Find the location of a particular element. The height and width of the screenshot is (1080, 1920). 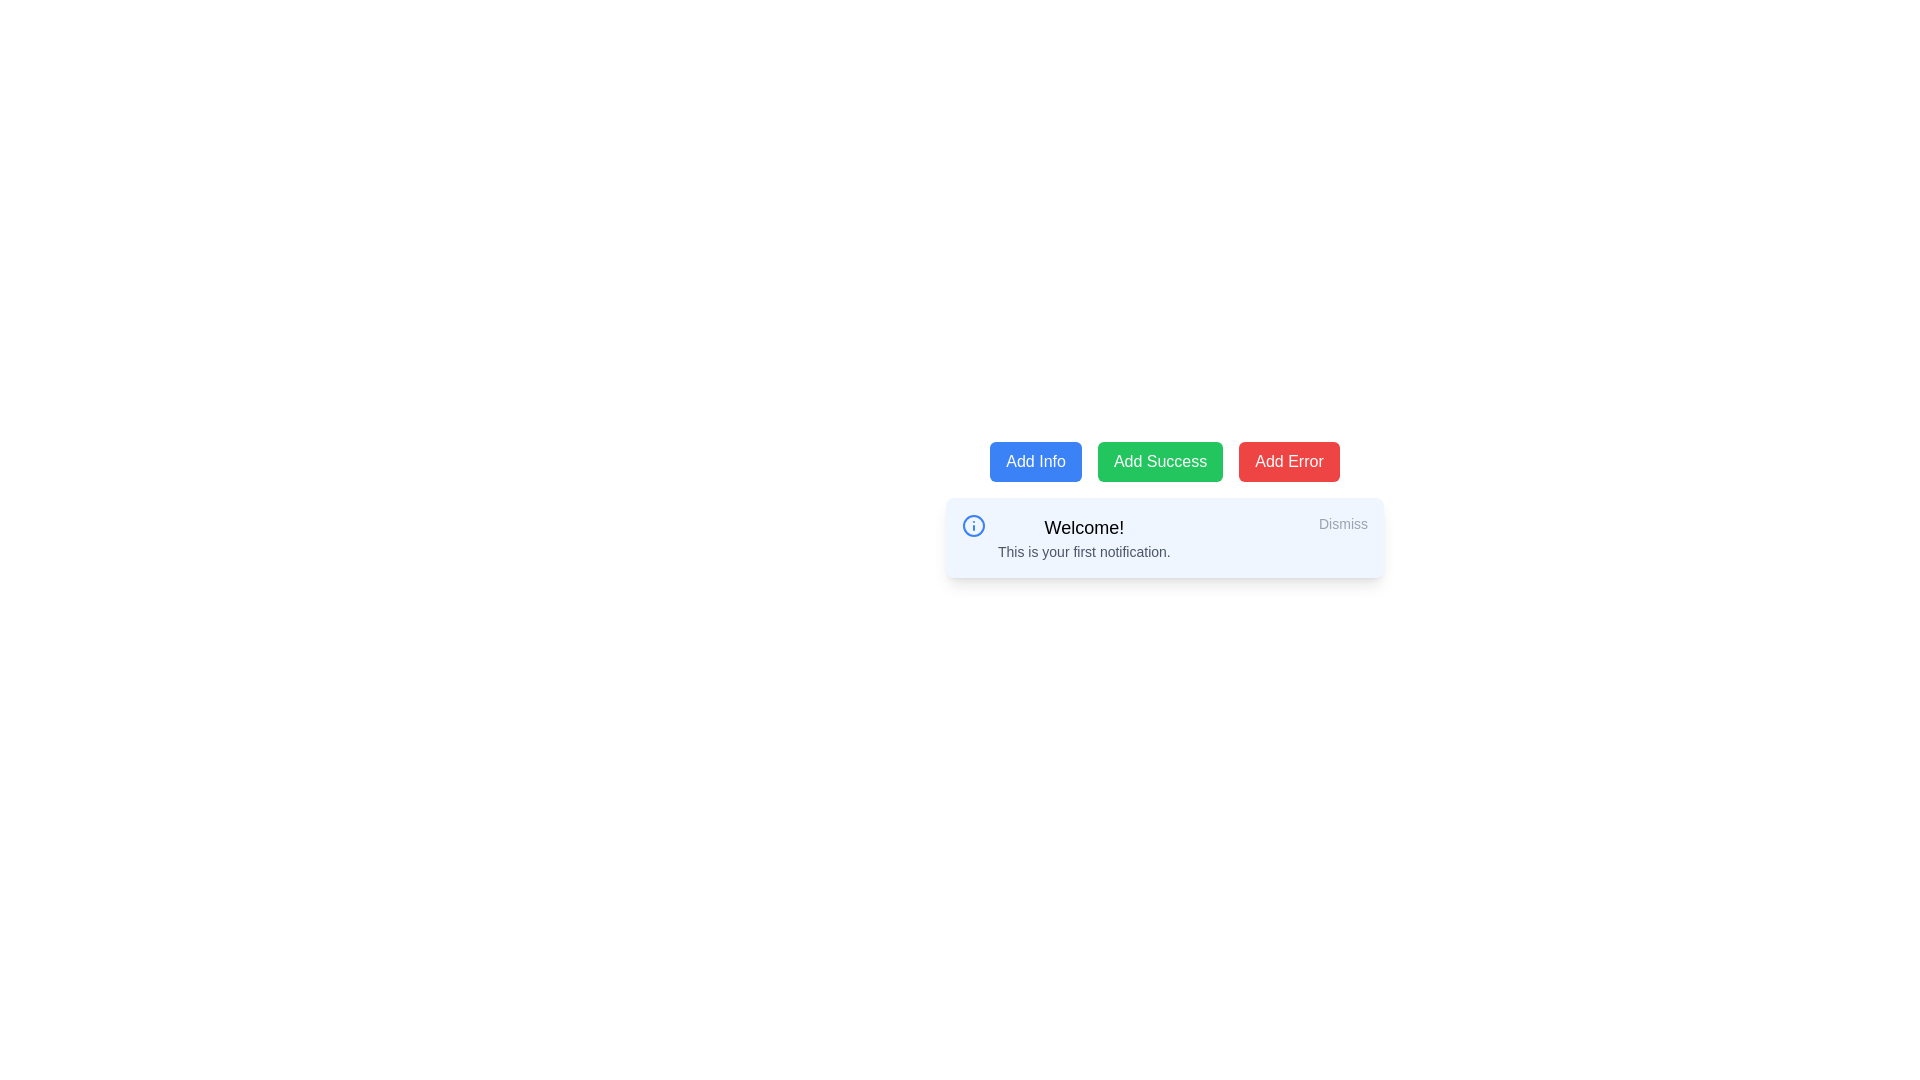

the dismiss button located at the top-right corner of the notification is located at coordinates (1343, 523).